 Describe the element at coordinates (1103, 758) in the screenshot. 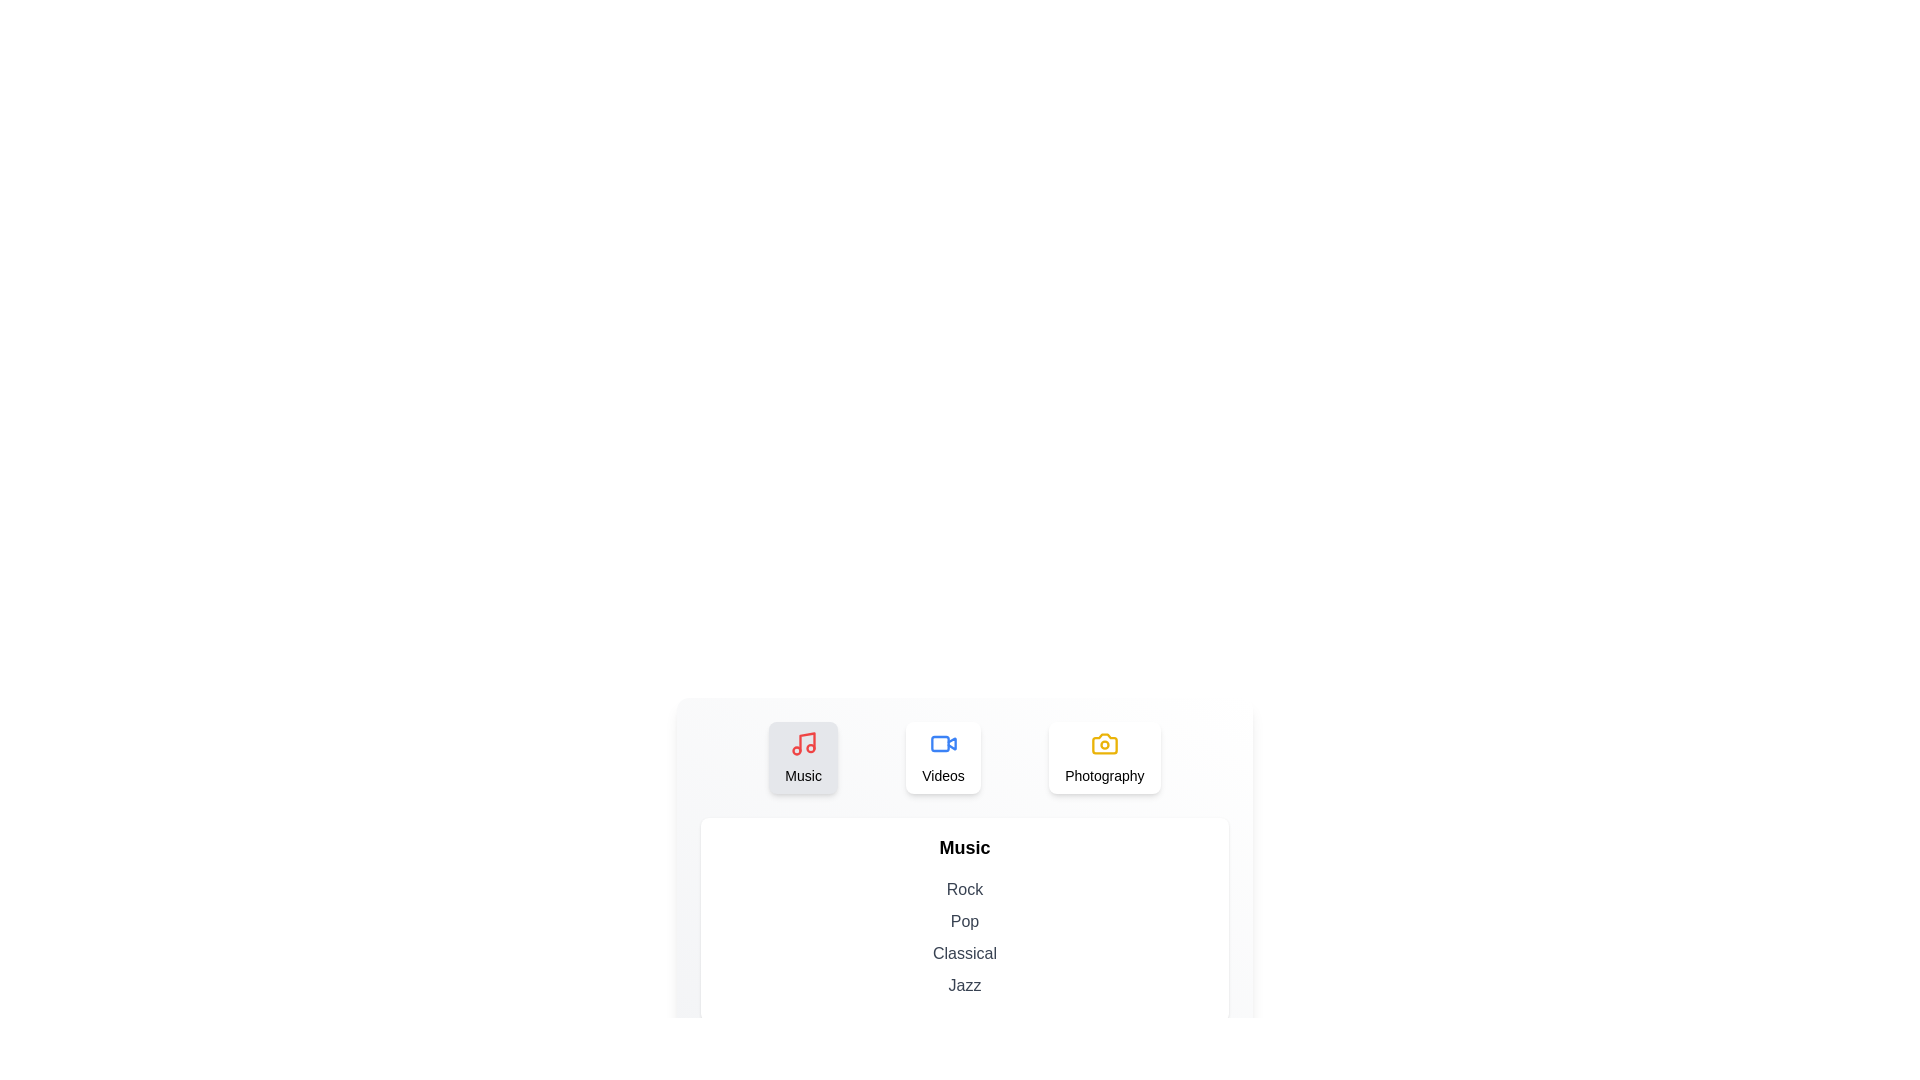

I see `the Photography tab to switch to the corresponding category` at that location.